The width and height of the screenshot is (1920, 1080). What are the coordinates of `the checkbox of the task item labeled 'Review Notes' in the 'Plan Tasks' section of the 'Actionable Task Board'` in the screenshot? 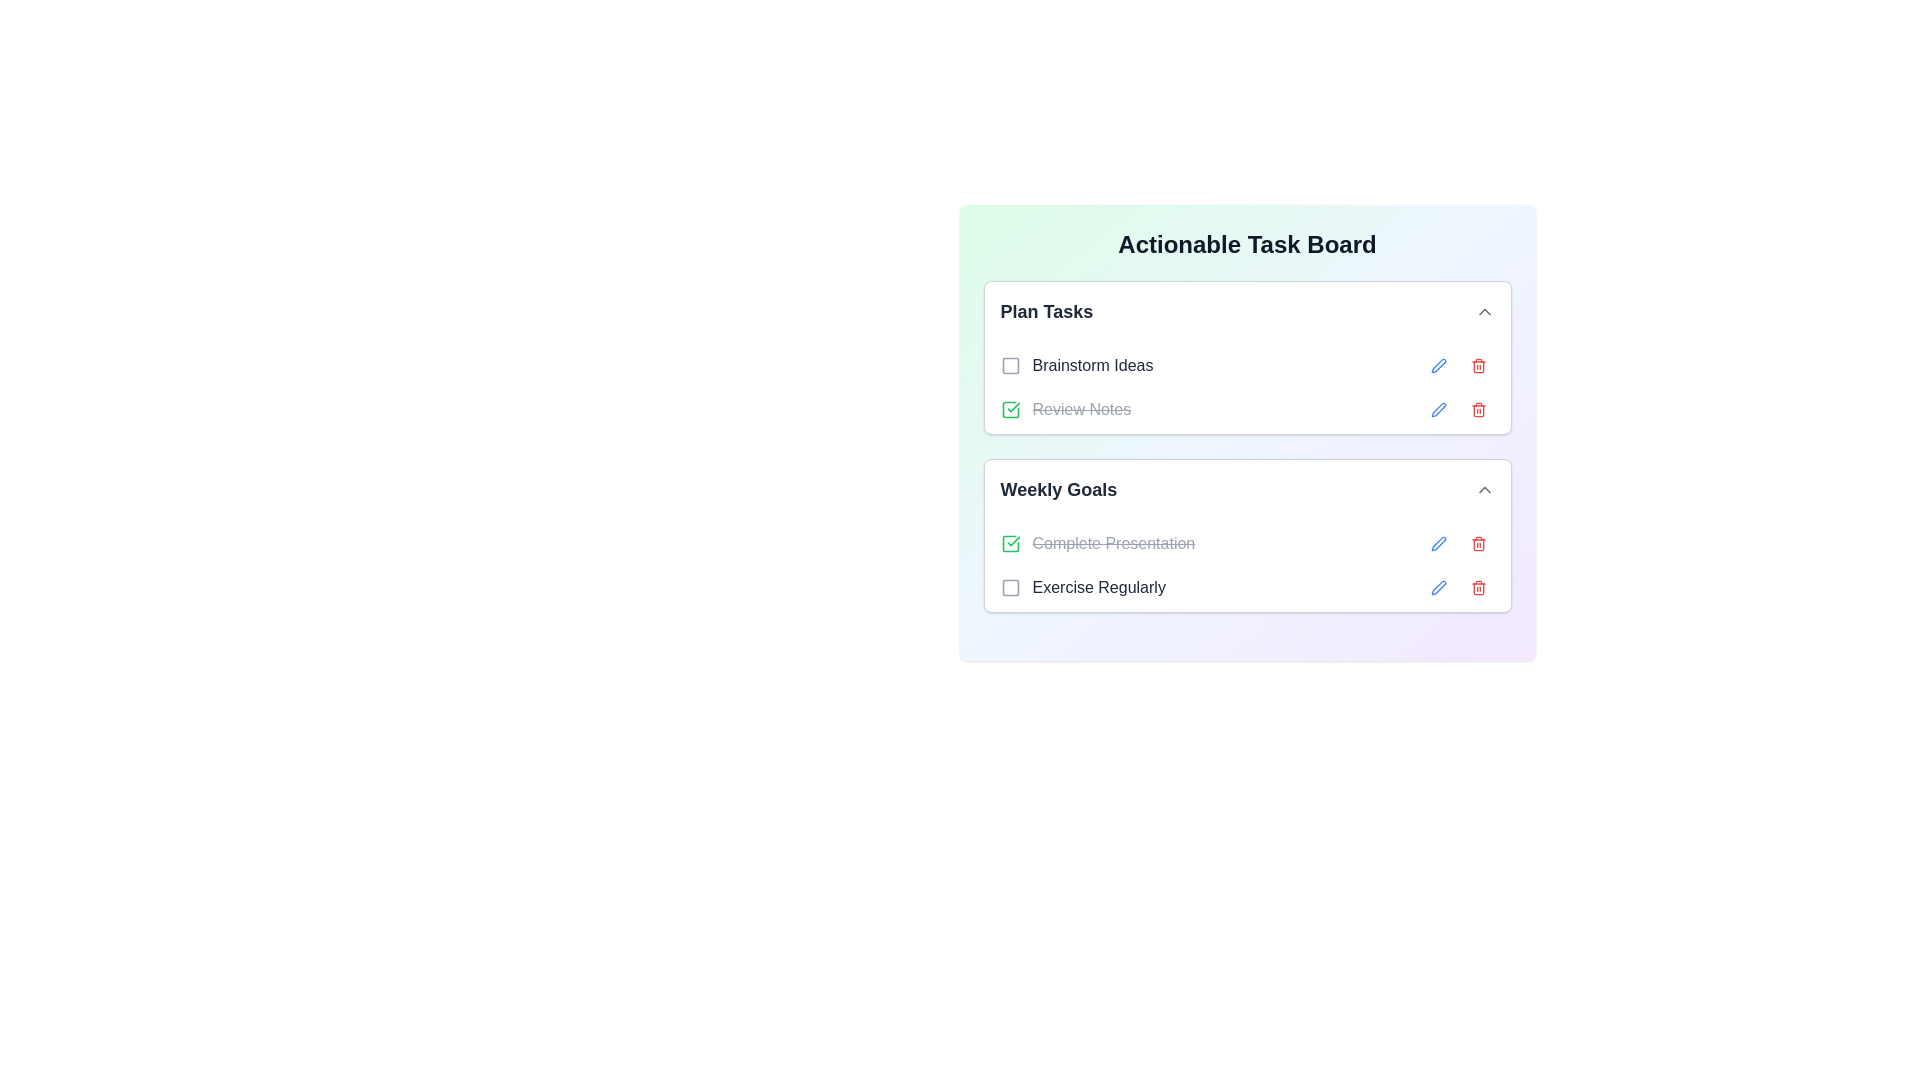 It's located at (1064, 408).